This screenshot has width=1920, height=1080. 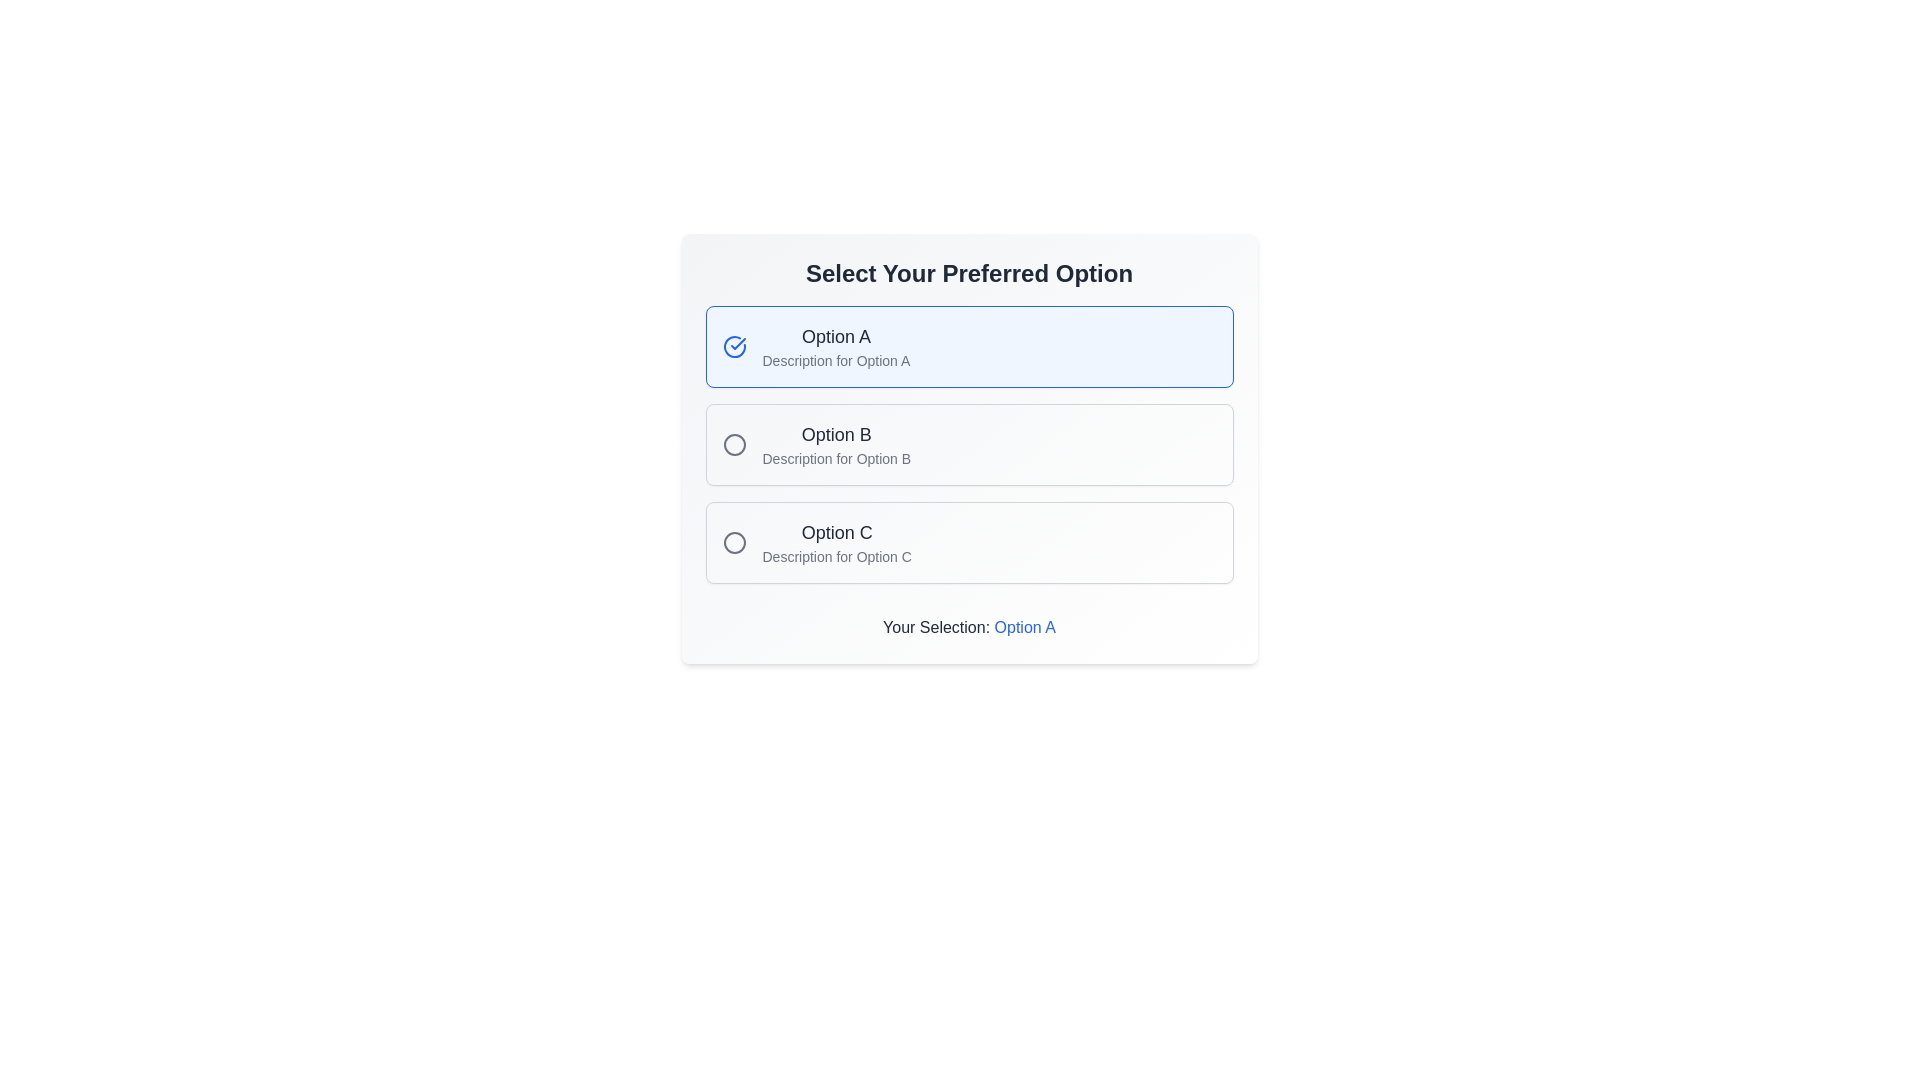 I want to click on text element displaying 'Option A', styled in blue, located near 'Your Selection:', so click(x=1025, y=626).